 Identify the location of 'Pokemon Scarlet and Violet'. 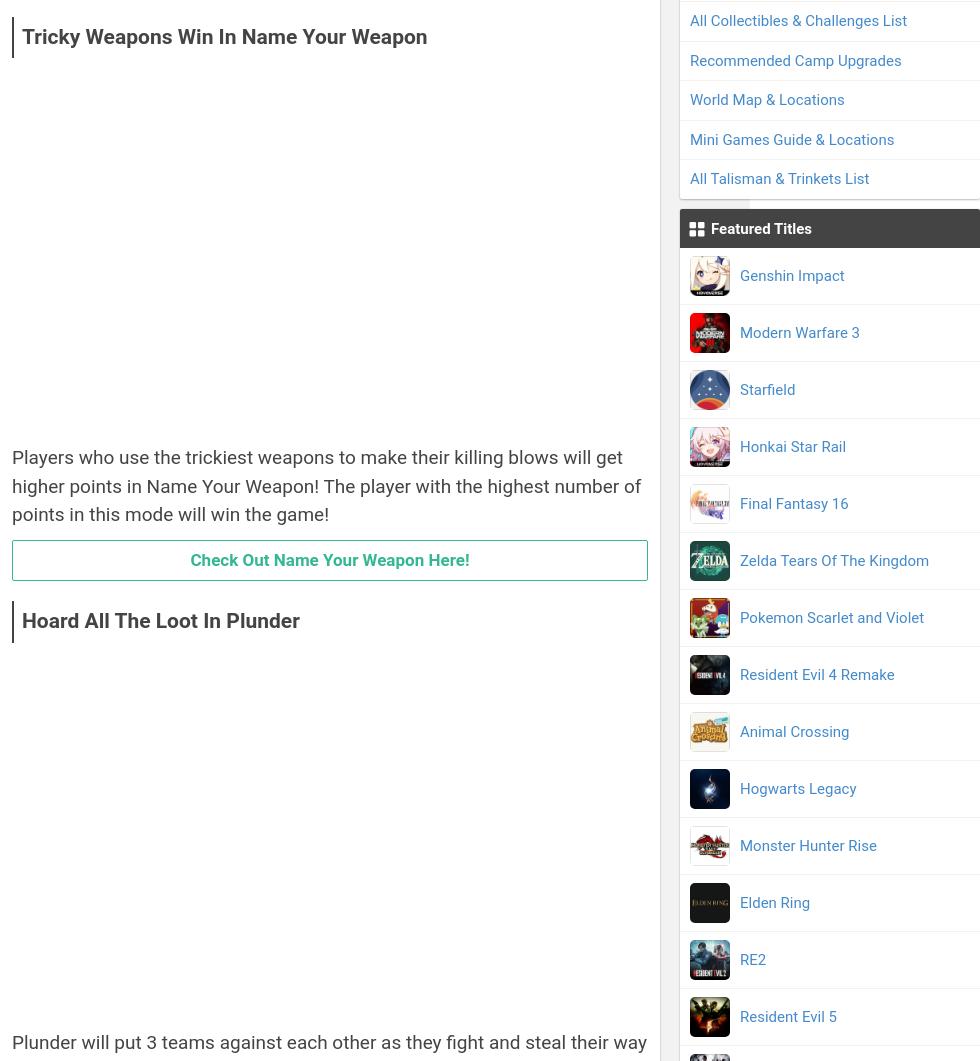
(832, 615).